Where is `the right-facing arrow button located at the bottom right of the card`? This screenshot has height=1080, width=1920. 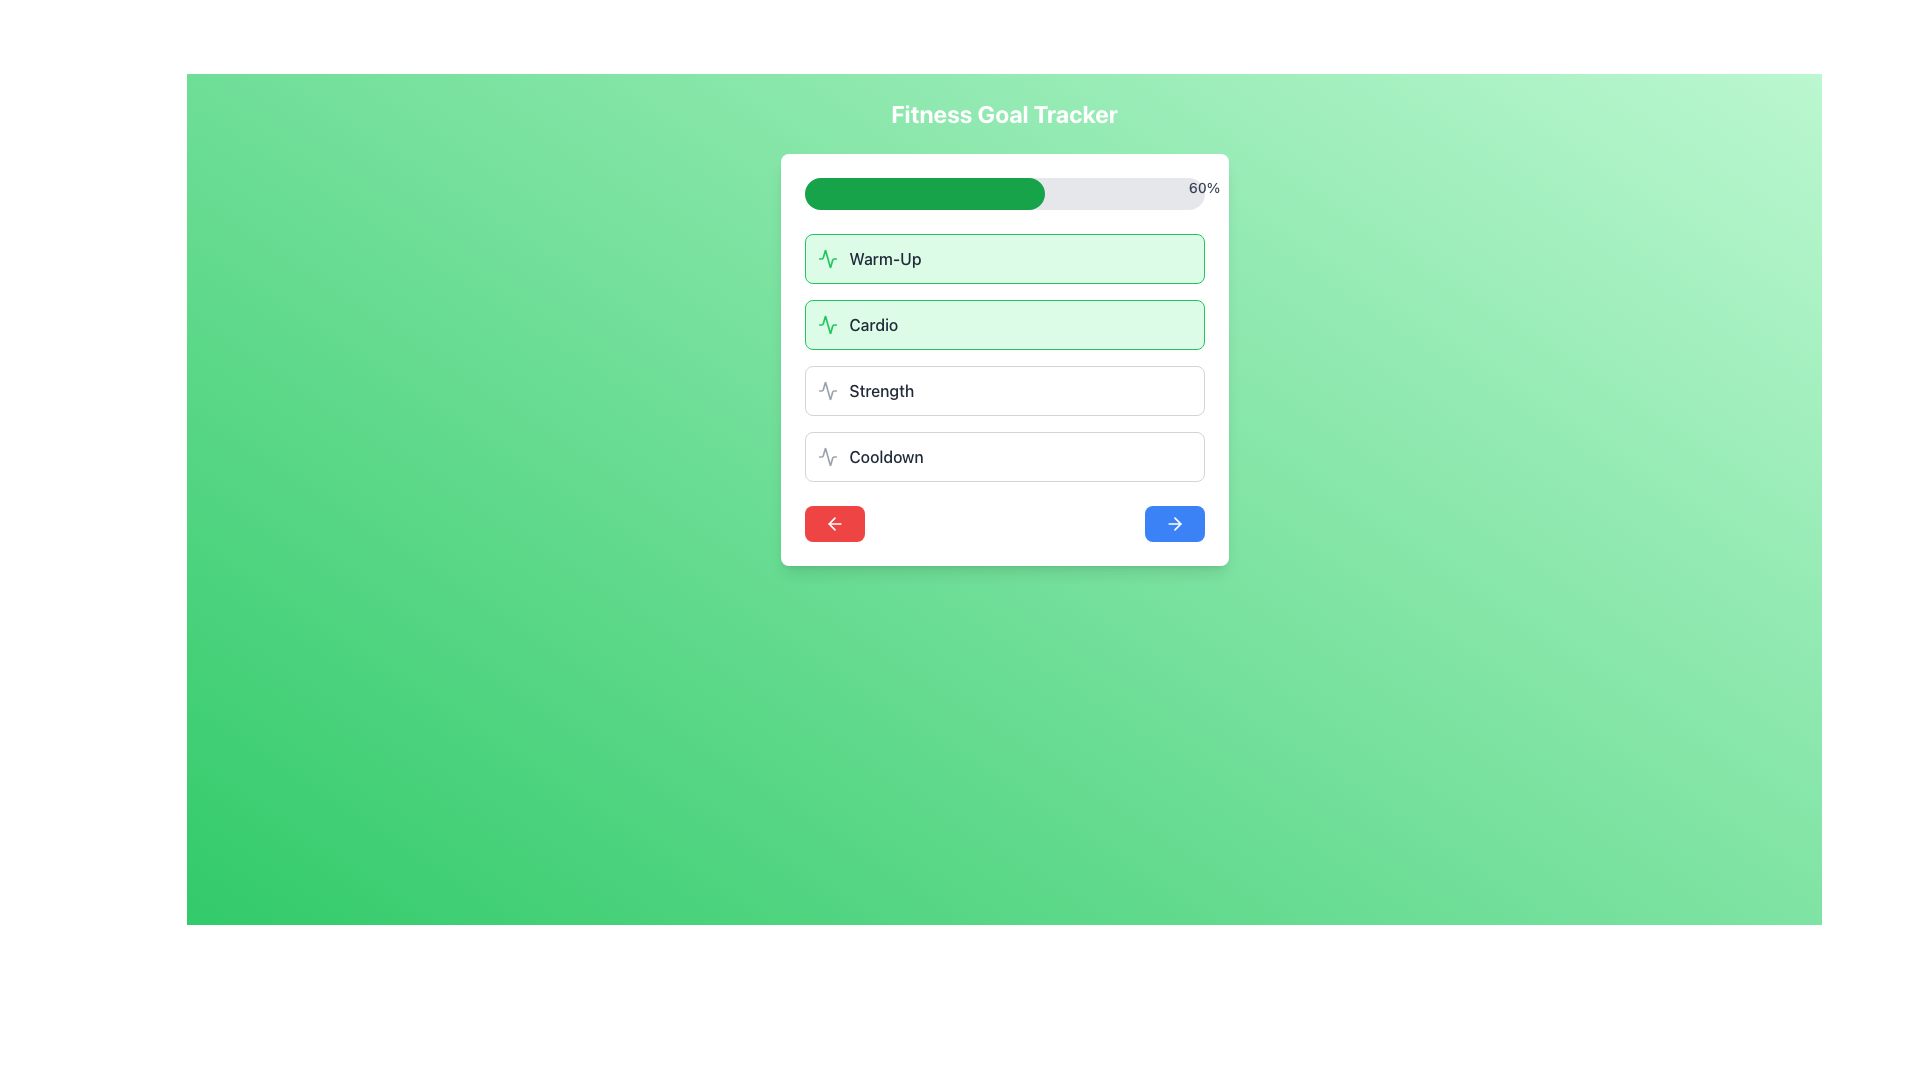 the right-facing arrow button located at the bottom right of the card is located at coordinates (1174, 523).